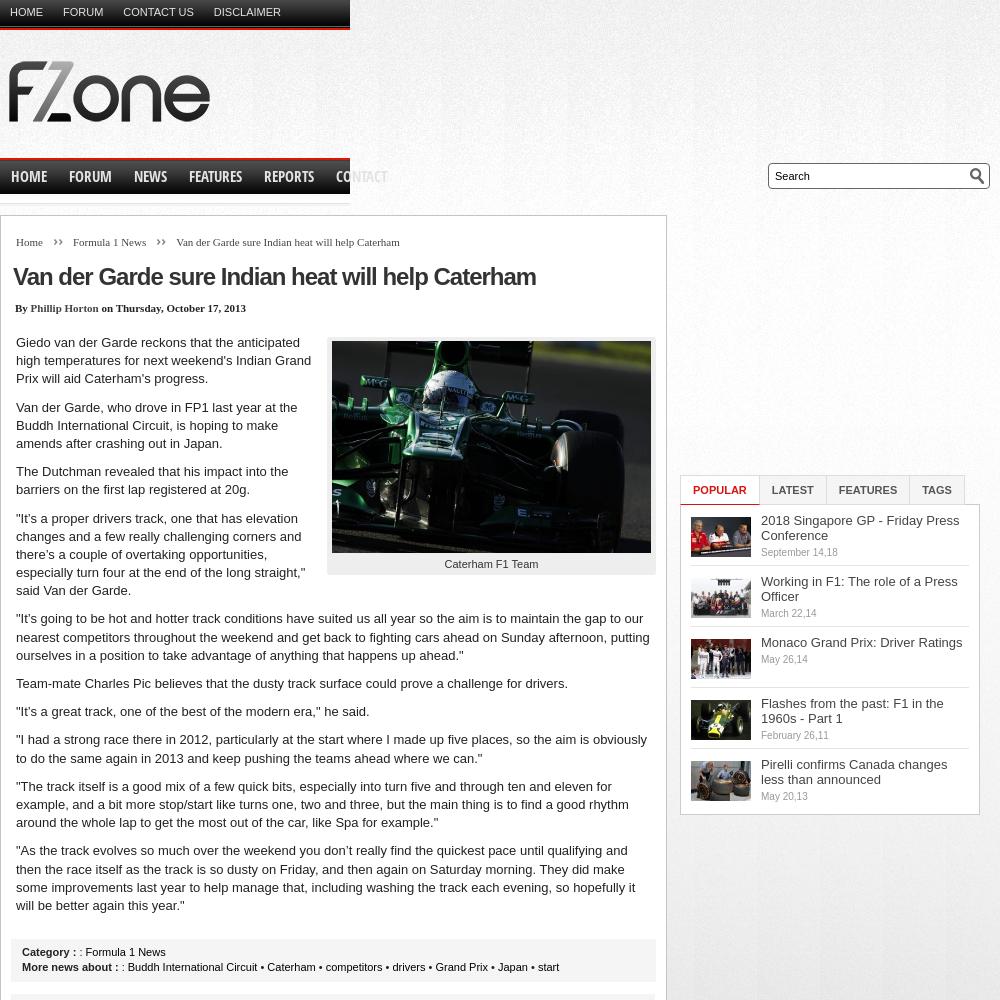 This screenshot has width=1000, height=1000. Describe the element at coordinates (460, 966) in the screenshot. I see `'Grand Prix'` at that location.